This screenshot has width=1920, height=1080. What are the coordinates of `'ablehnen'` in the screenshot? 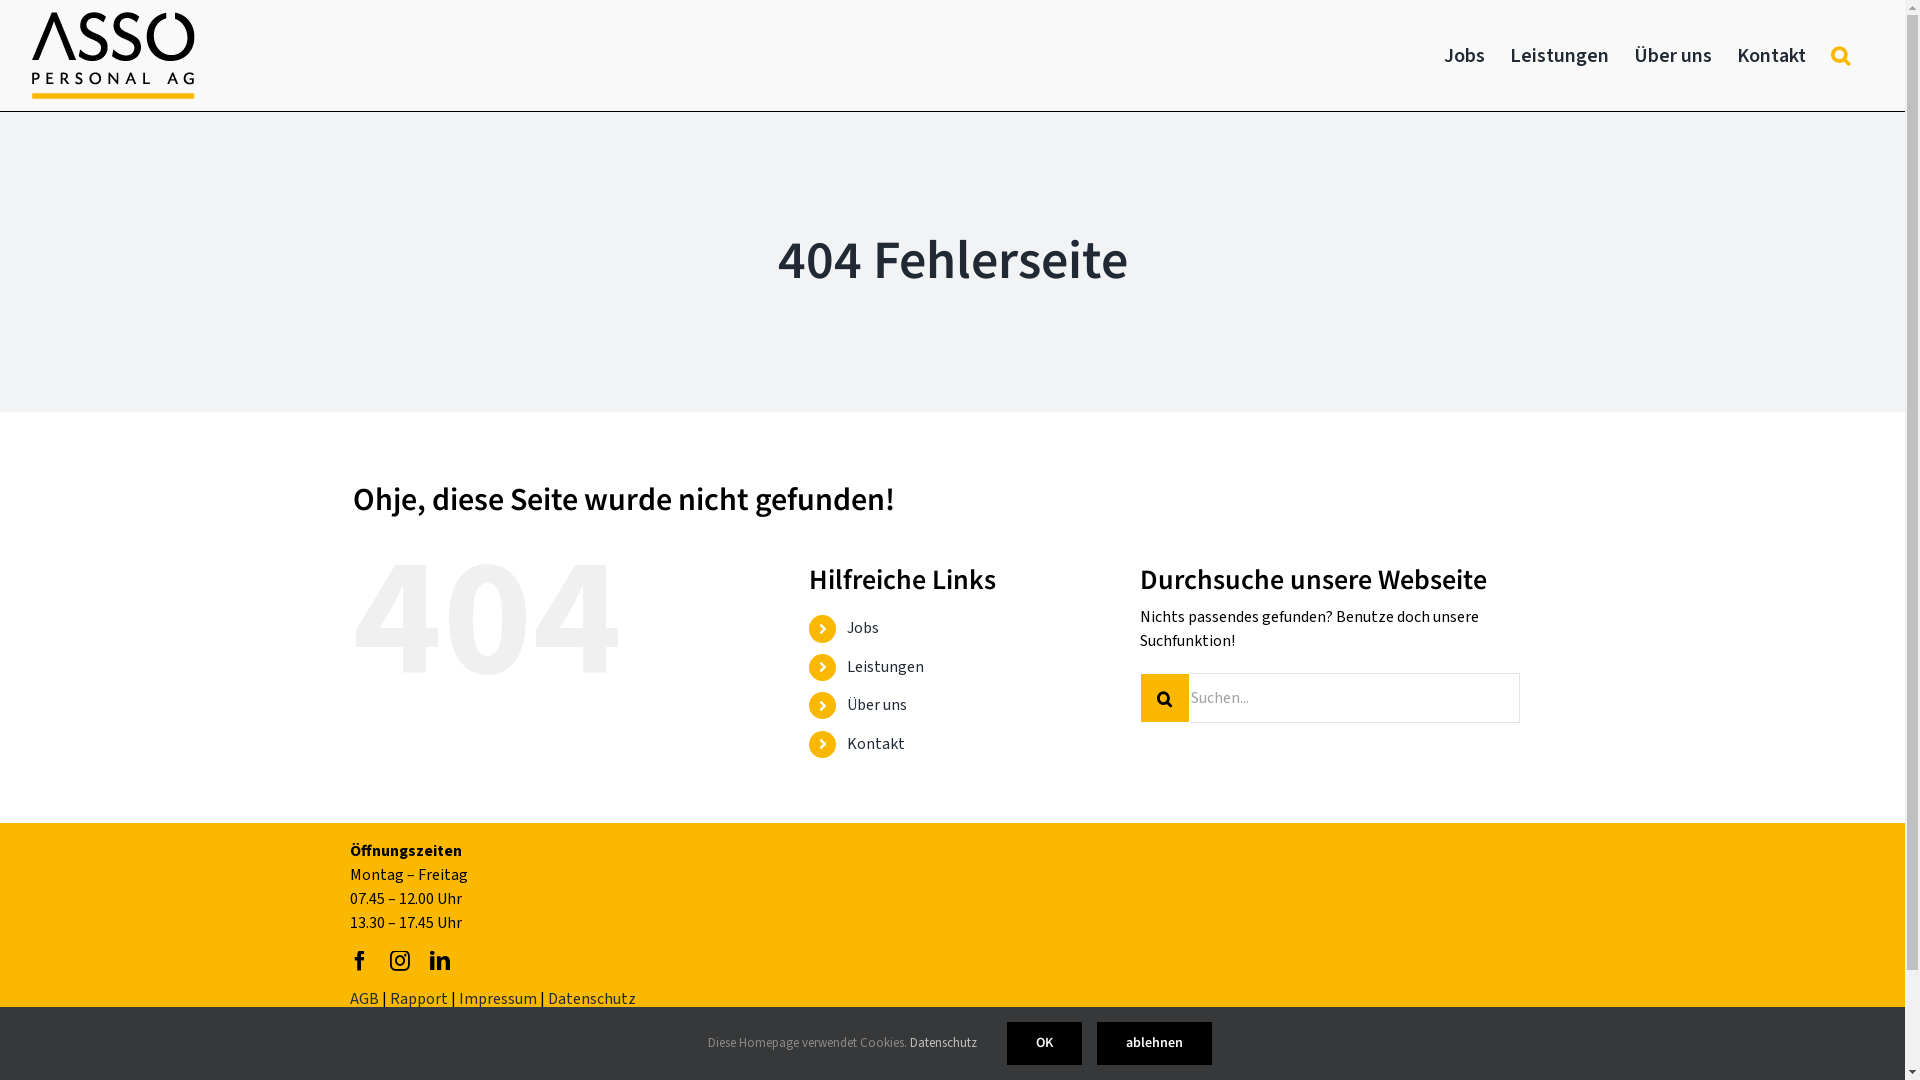 It's located at (1154, 1042).